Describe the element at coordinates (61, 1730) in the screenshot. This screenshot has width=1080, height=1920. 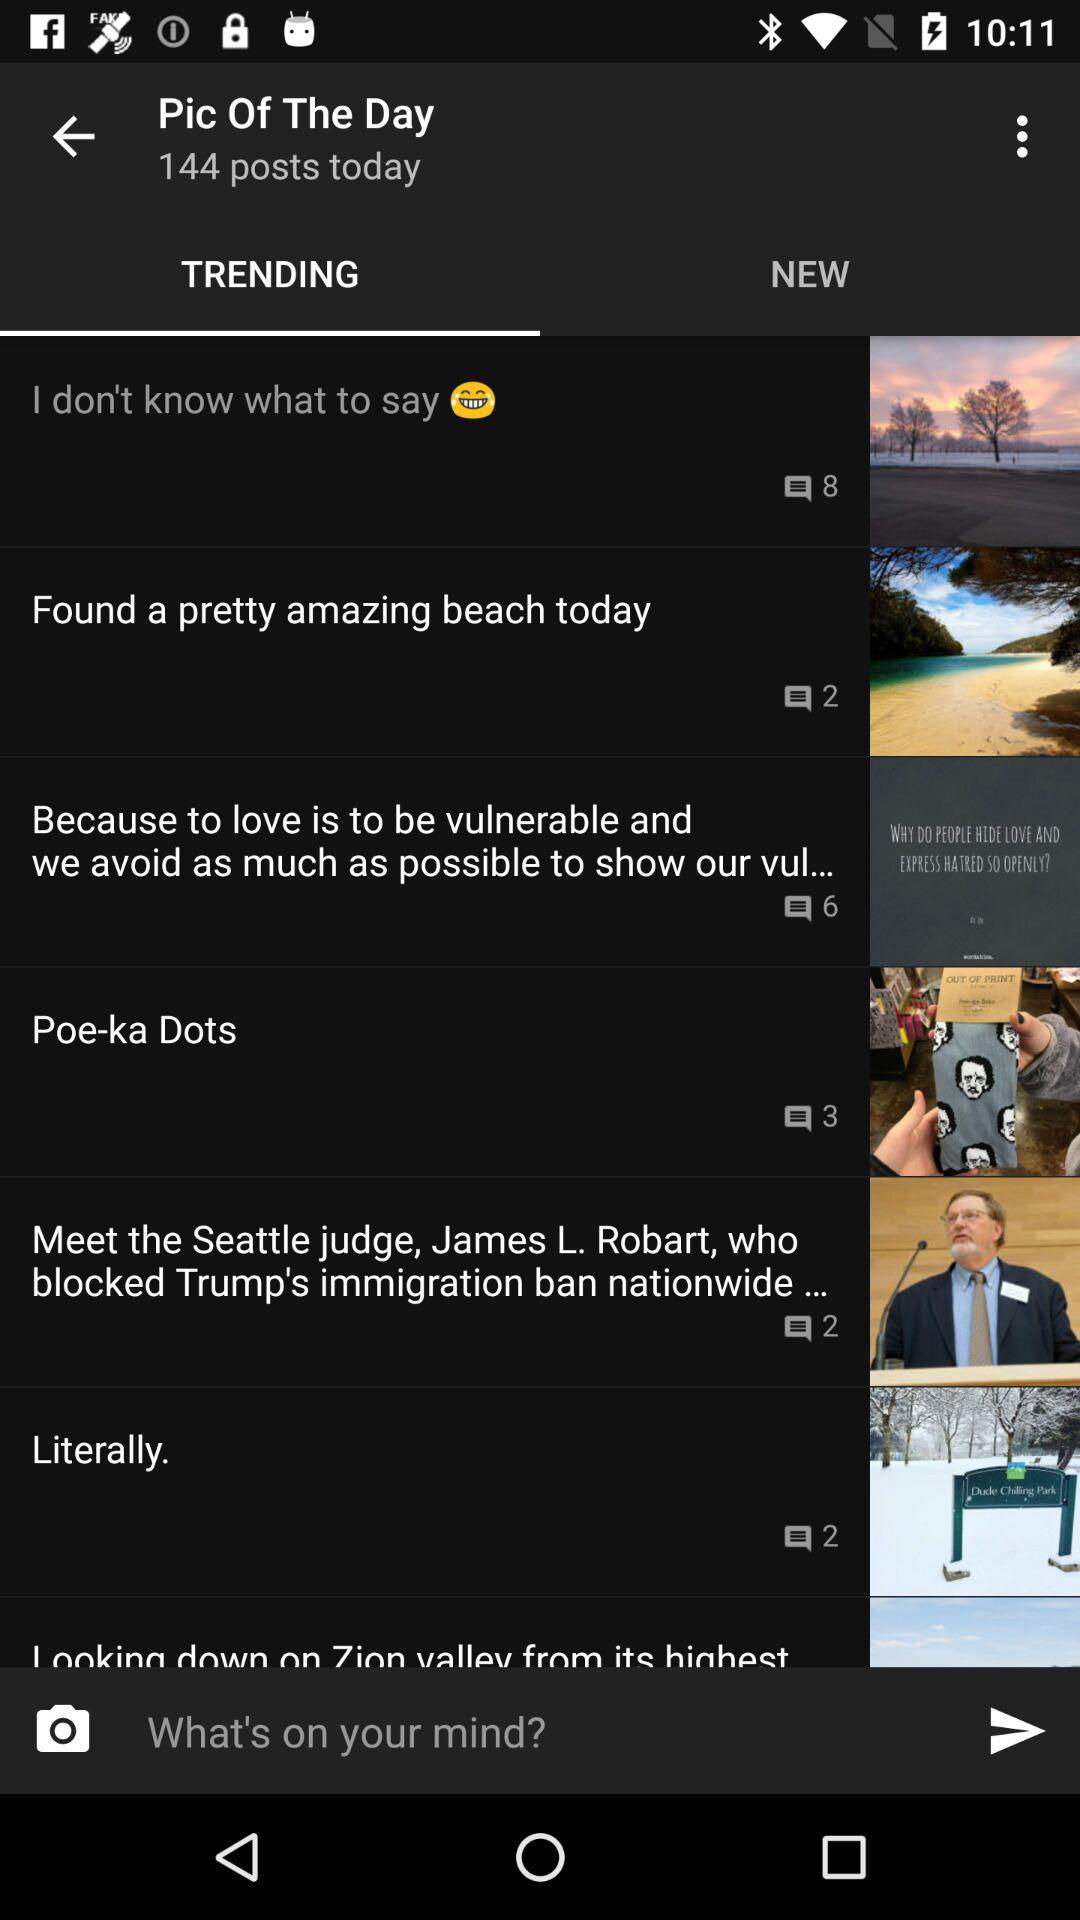
I see `the photo icon` at that location.